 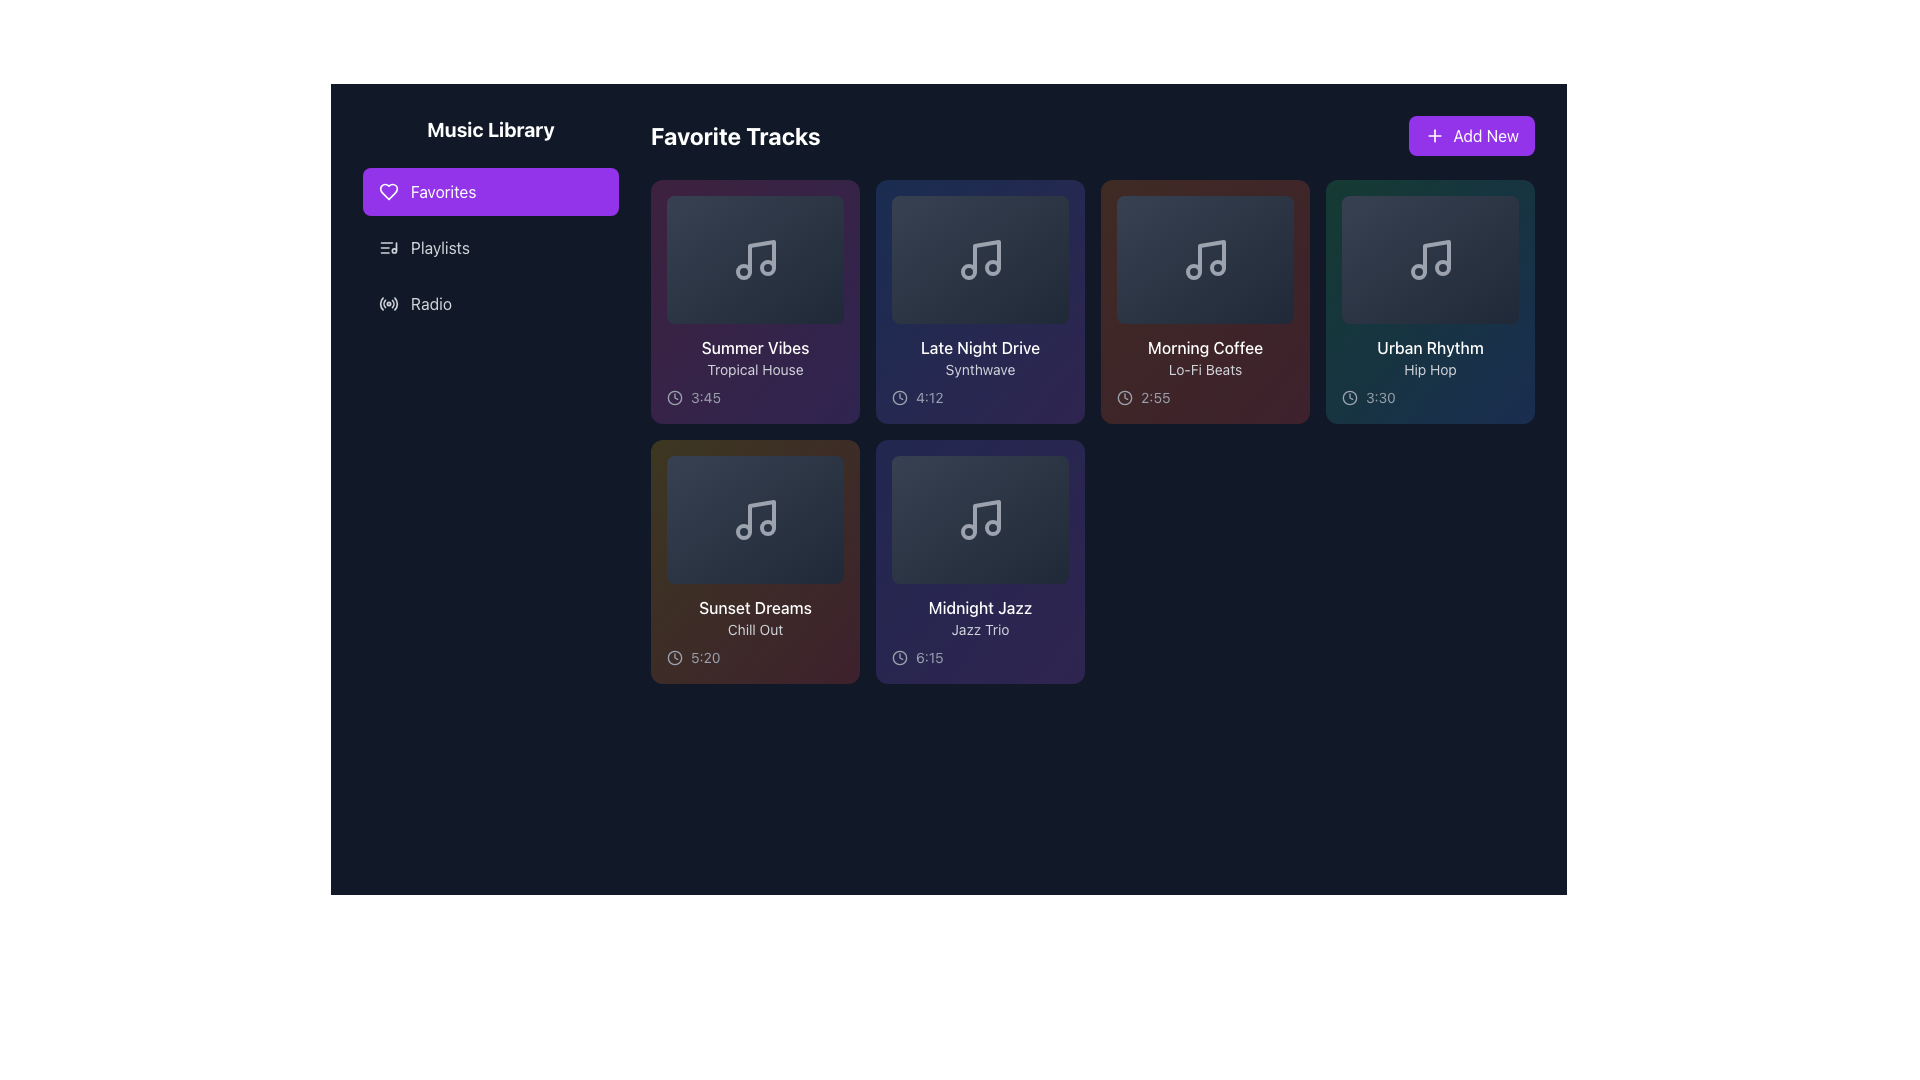 What do you see at coordinates (490, 130) in the screenshot?
I see `the bold text label 'Music Library' which is prominently displayed at the top of the navigation sidebar on the left` at bounding box center [490, 130].